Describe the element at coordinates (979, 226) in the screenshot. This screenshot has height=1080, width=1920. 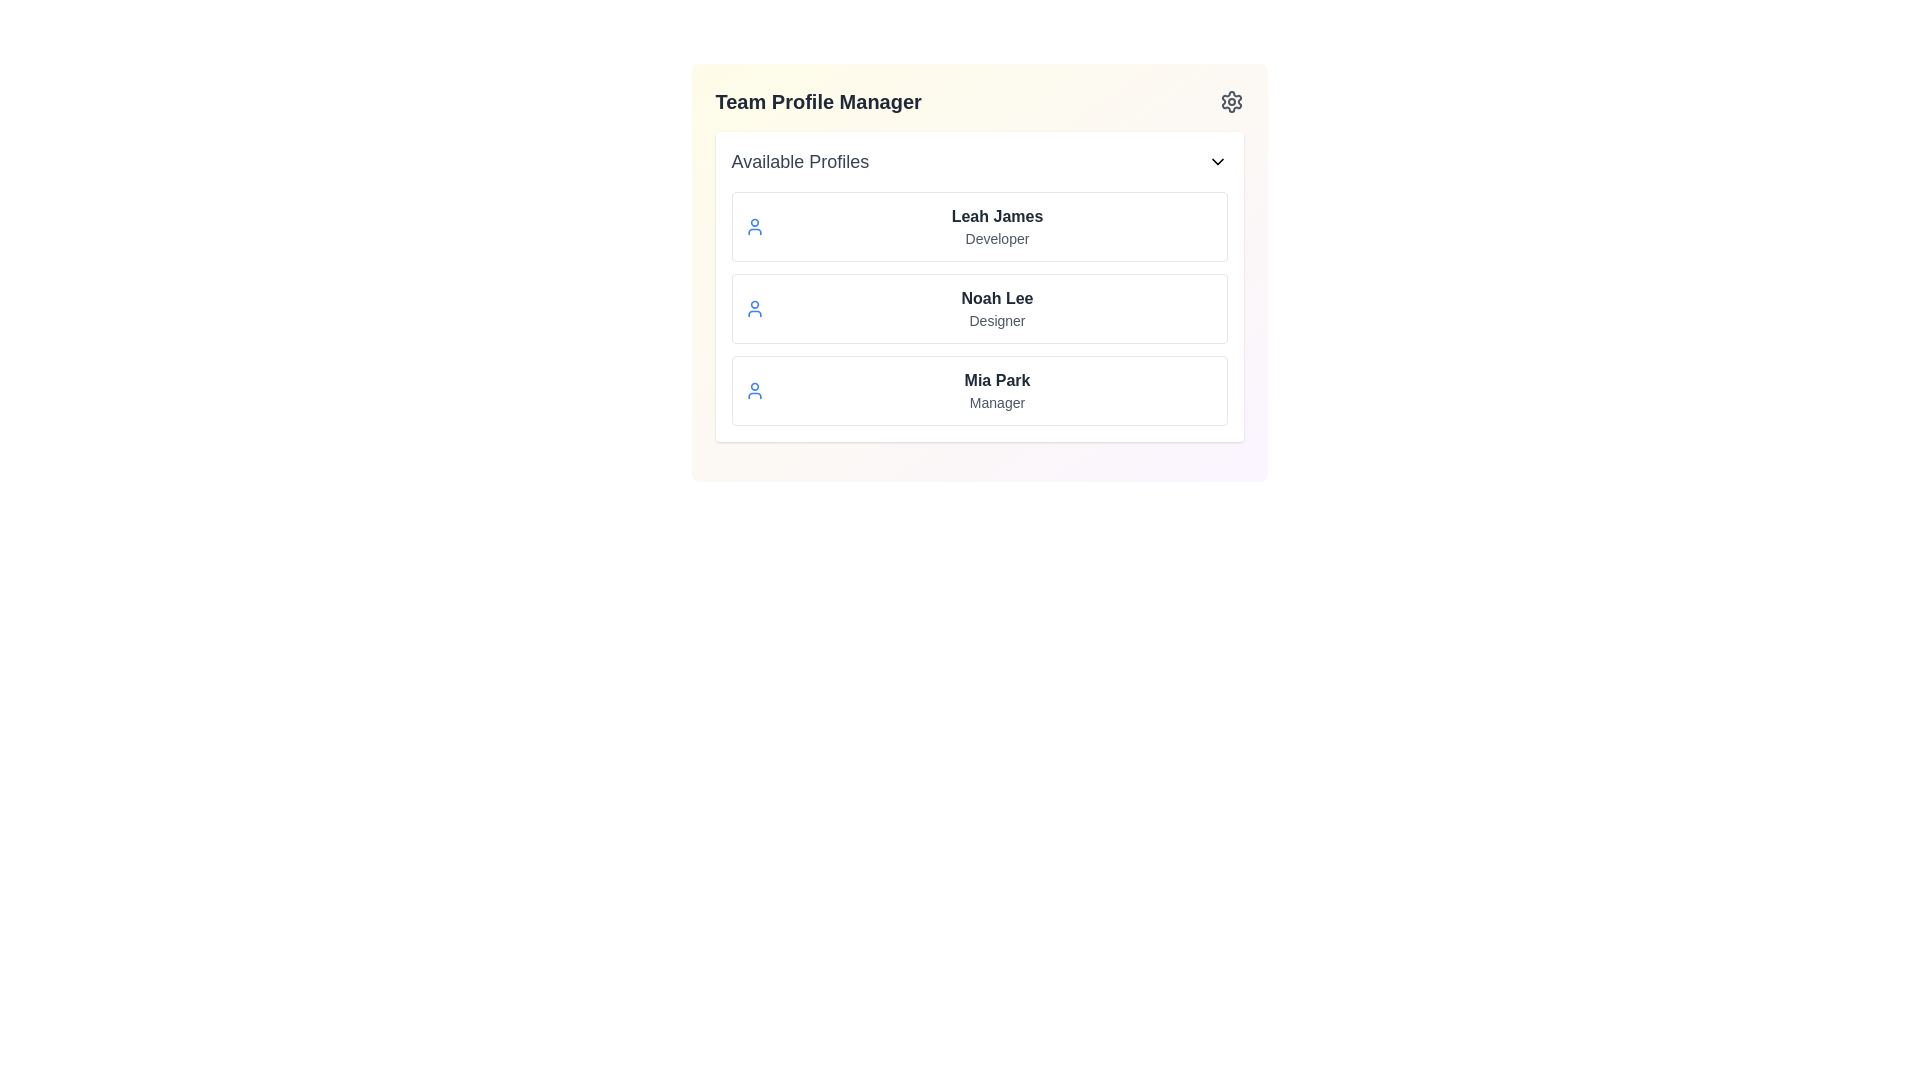
I see `the topmost card in the 'Available Profiles' section of the 'Team Profile Manager'` at that location.